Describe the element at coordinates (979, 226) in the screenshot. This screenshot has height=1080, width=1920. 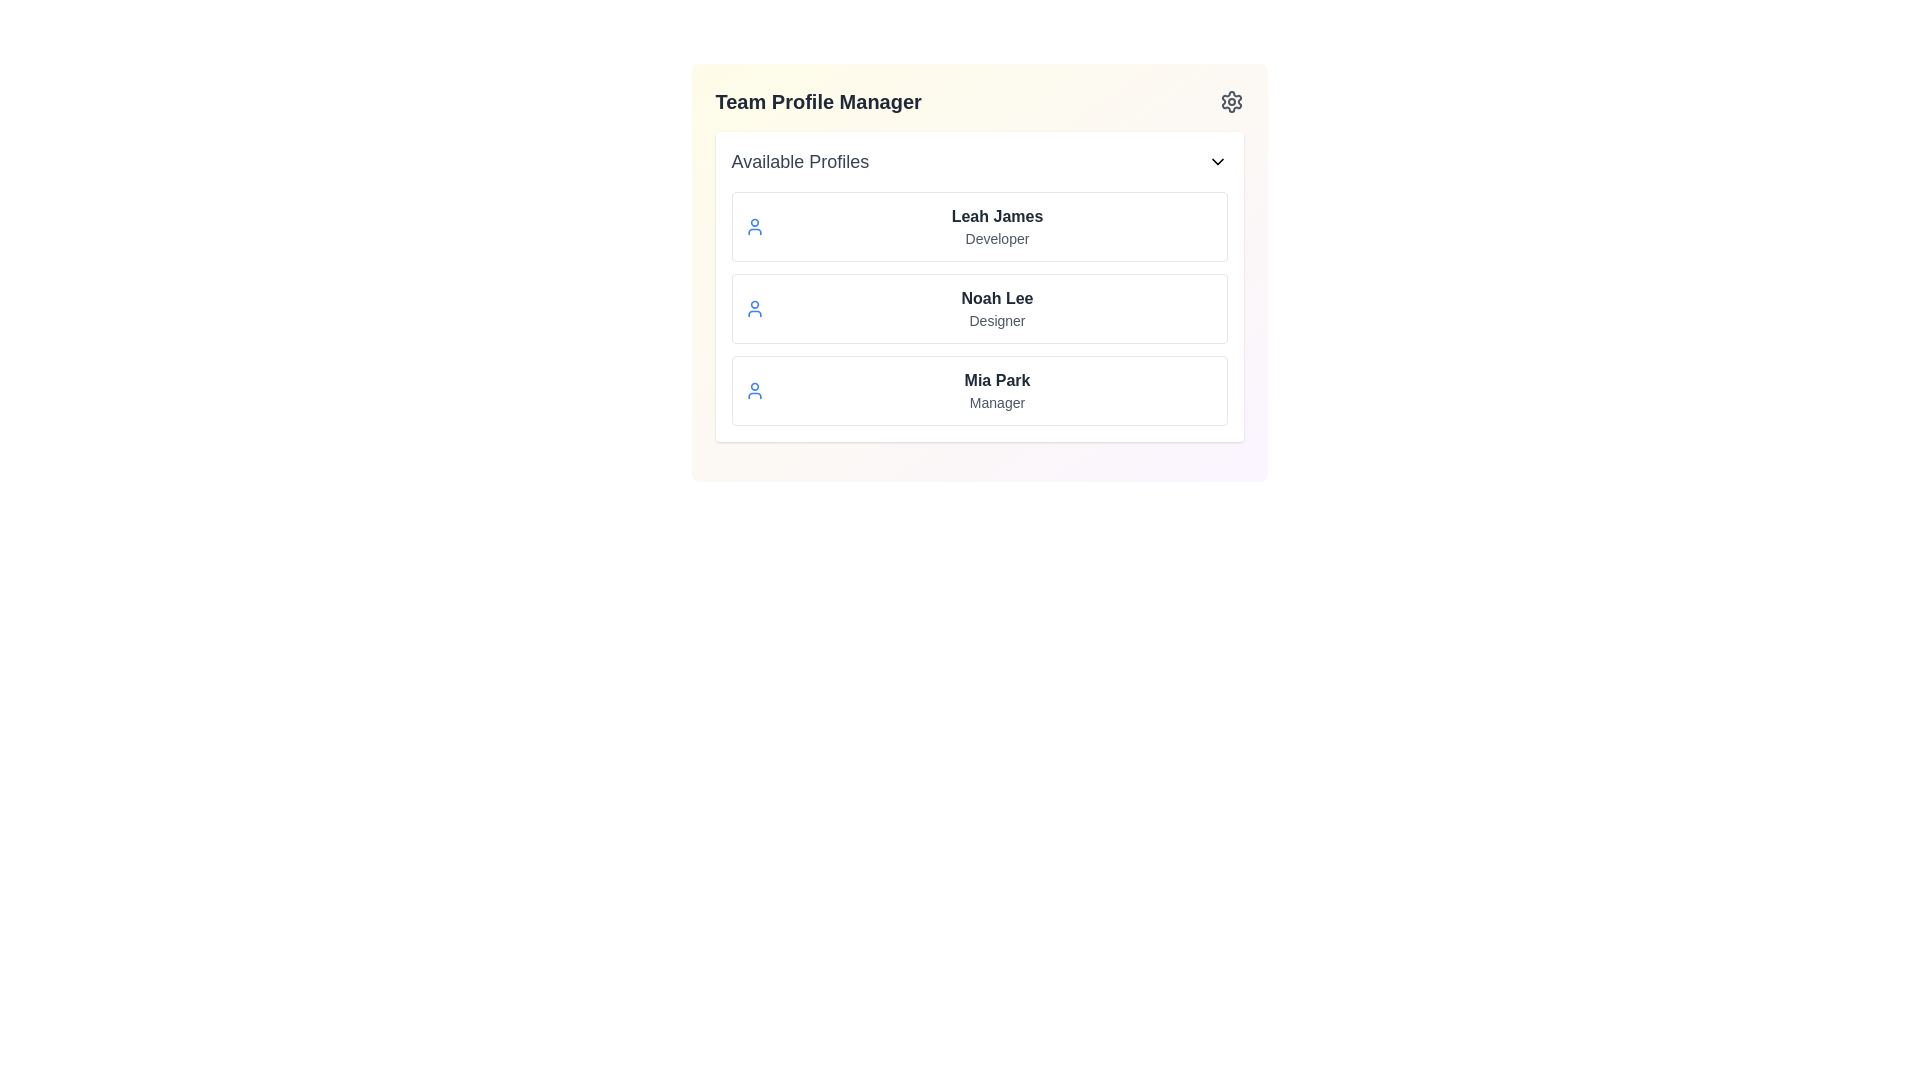
I see `the topmost card in the 'Available Profiles' section of the 'Team Profile Manager'` at that location.